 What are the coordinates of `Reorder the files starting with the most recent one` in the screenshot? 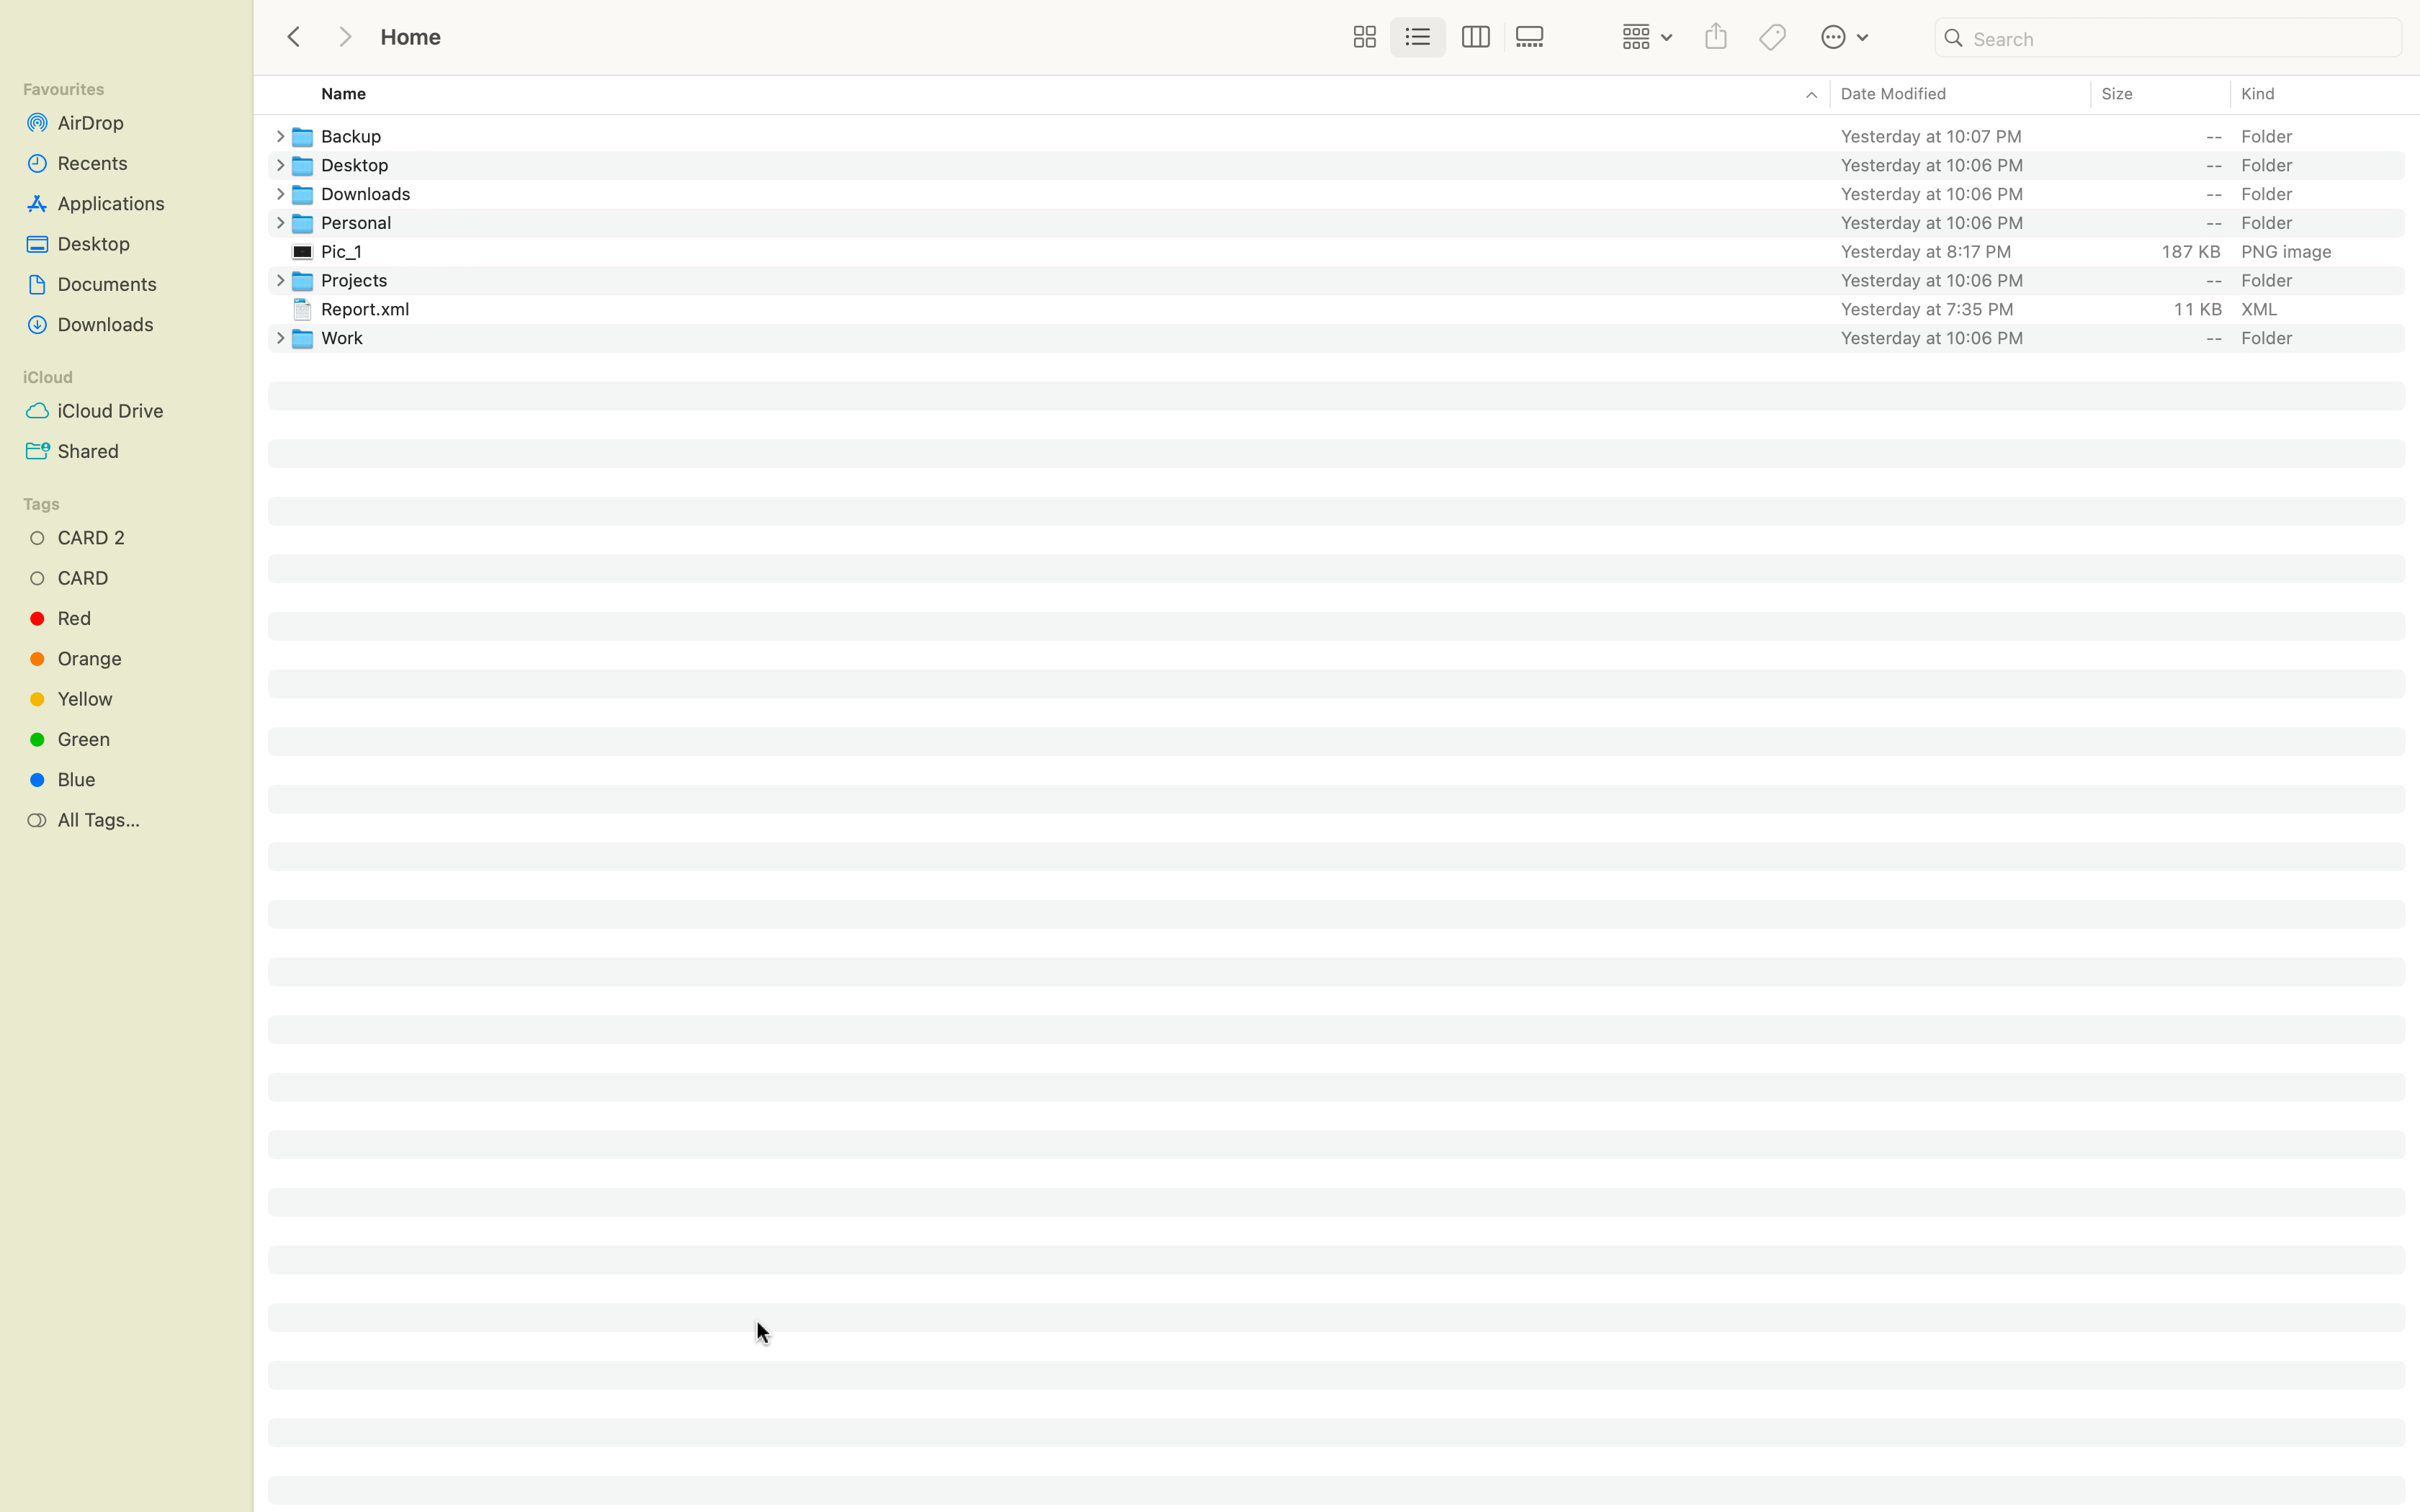 It's located at (1958, 95).